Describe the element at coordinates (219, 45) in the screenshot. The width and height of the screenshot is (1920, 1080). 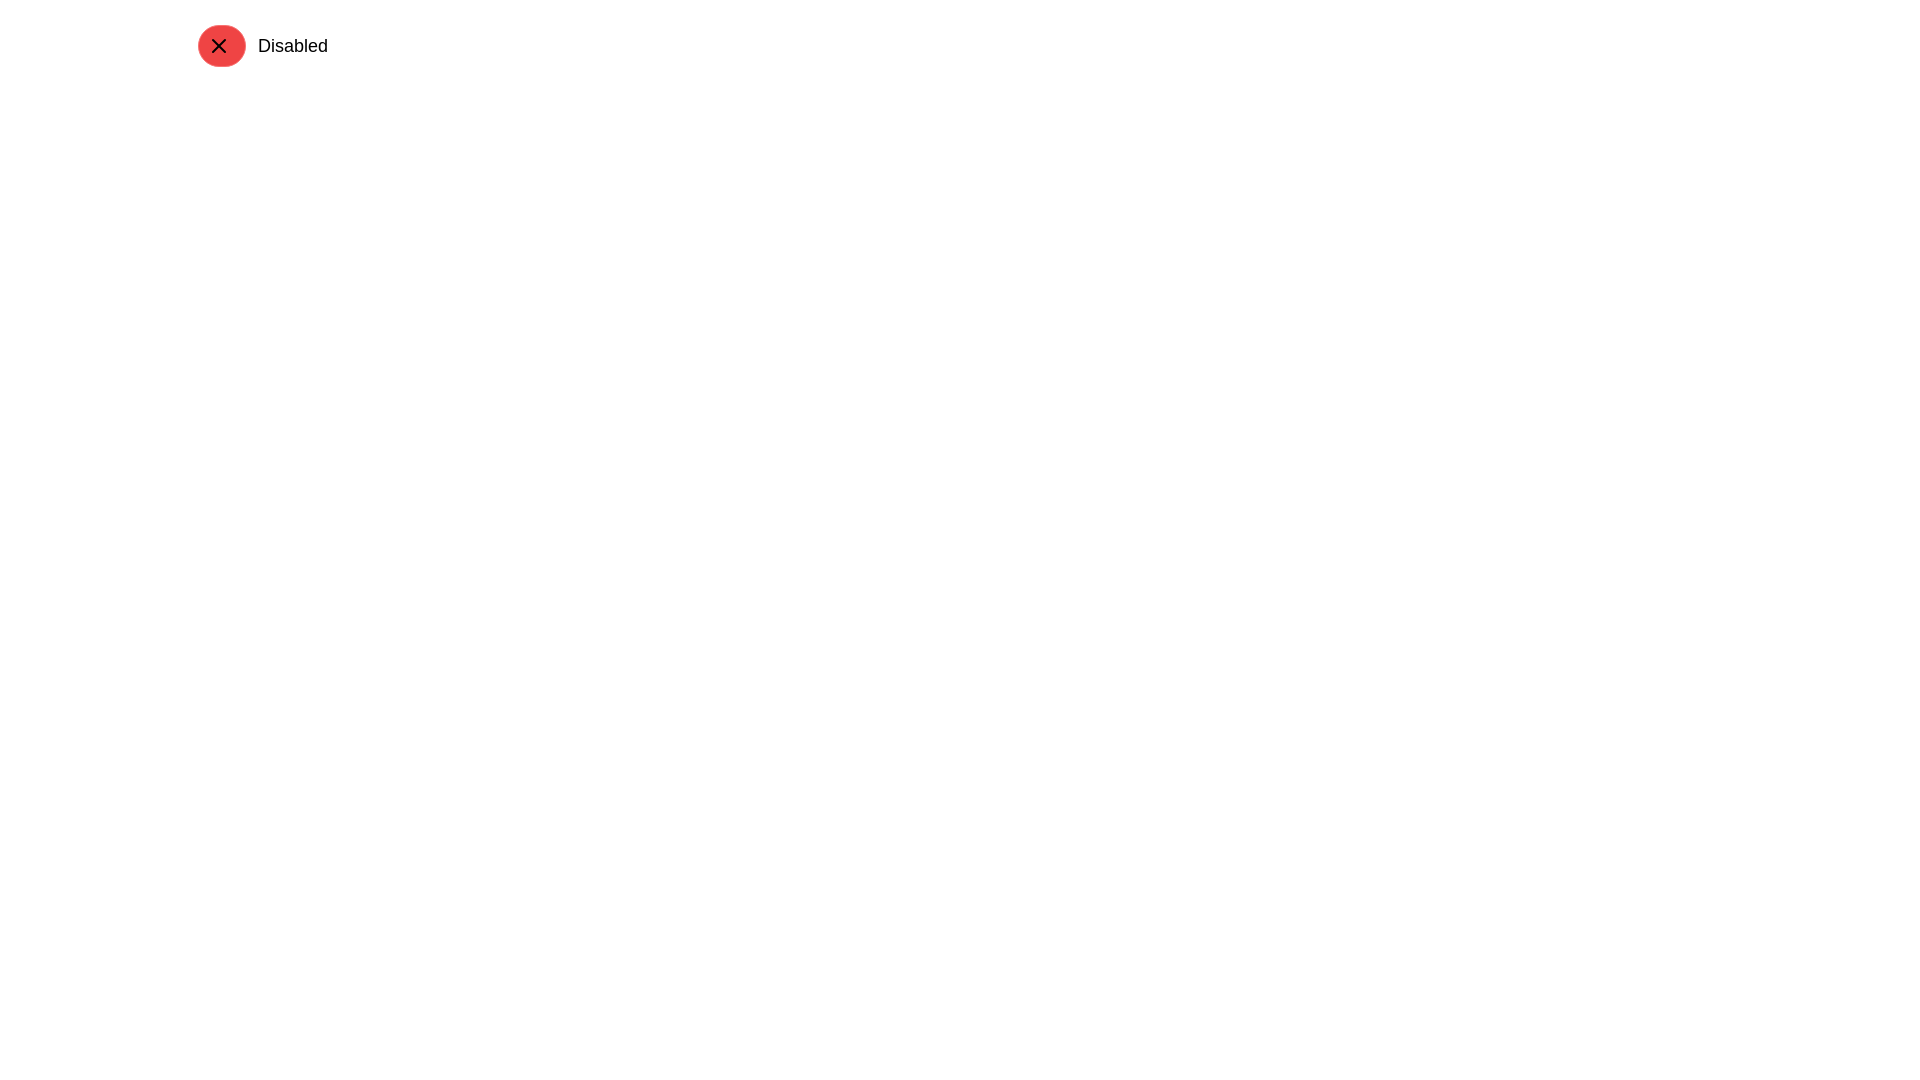
I see `the black 'X' icon within the red circular button located to the left of the 'Disabled' text label in the upper-left area of the interface` at that location.